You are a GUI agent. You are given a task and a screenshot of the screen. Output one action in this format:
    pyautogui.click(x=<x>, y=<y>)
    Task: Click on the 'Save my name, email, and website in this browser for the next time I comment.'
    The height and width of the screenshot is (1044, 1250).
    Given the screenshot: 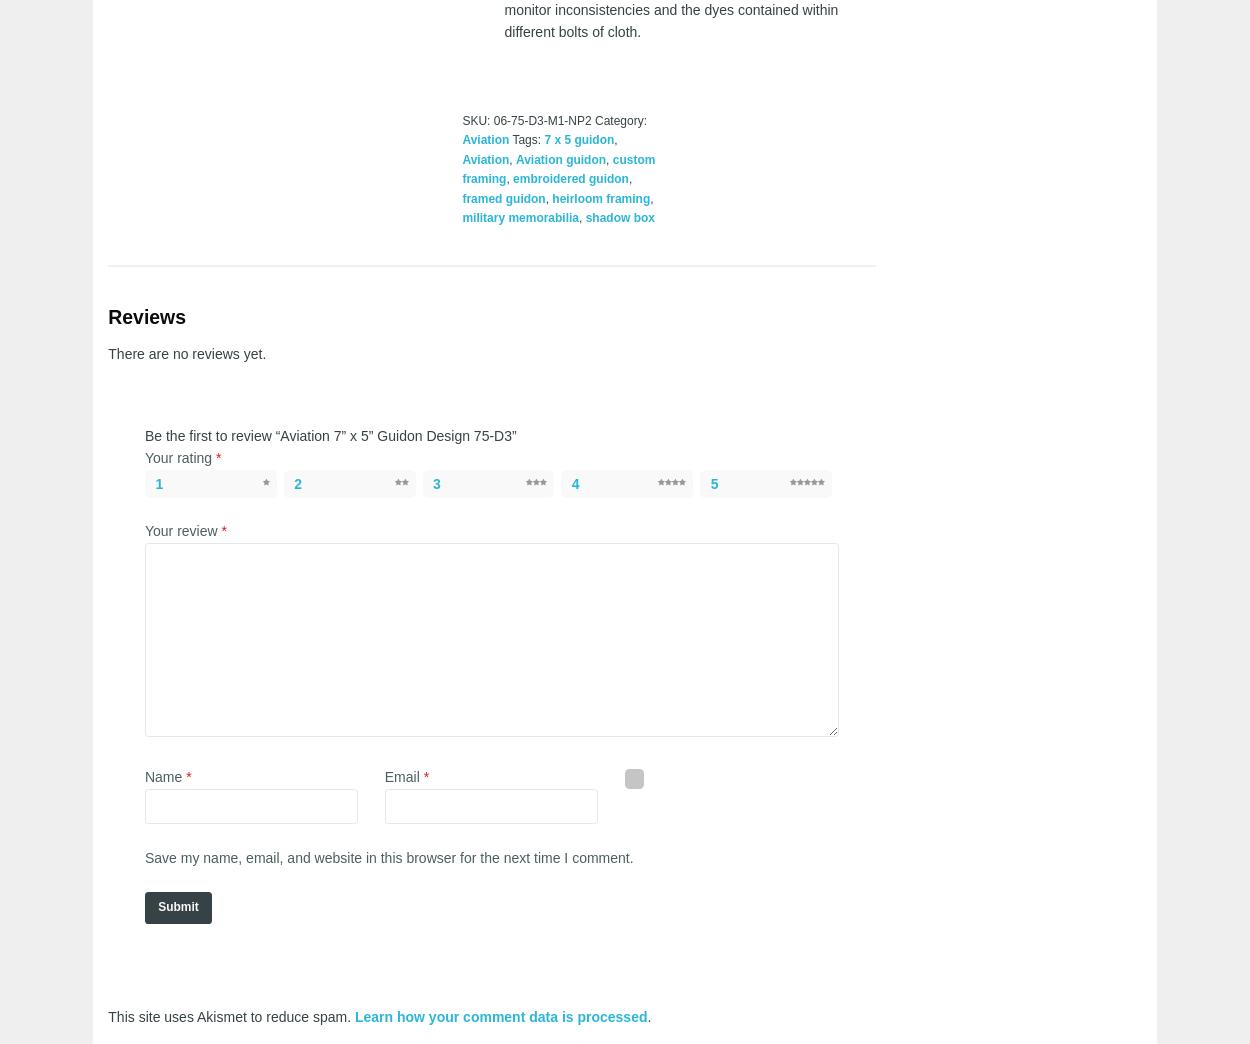 What is the action you would take?
    pyautogui.click(x=388, y=857)
    